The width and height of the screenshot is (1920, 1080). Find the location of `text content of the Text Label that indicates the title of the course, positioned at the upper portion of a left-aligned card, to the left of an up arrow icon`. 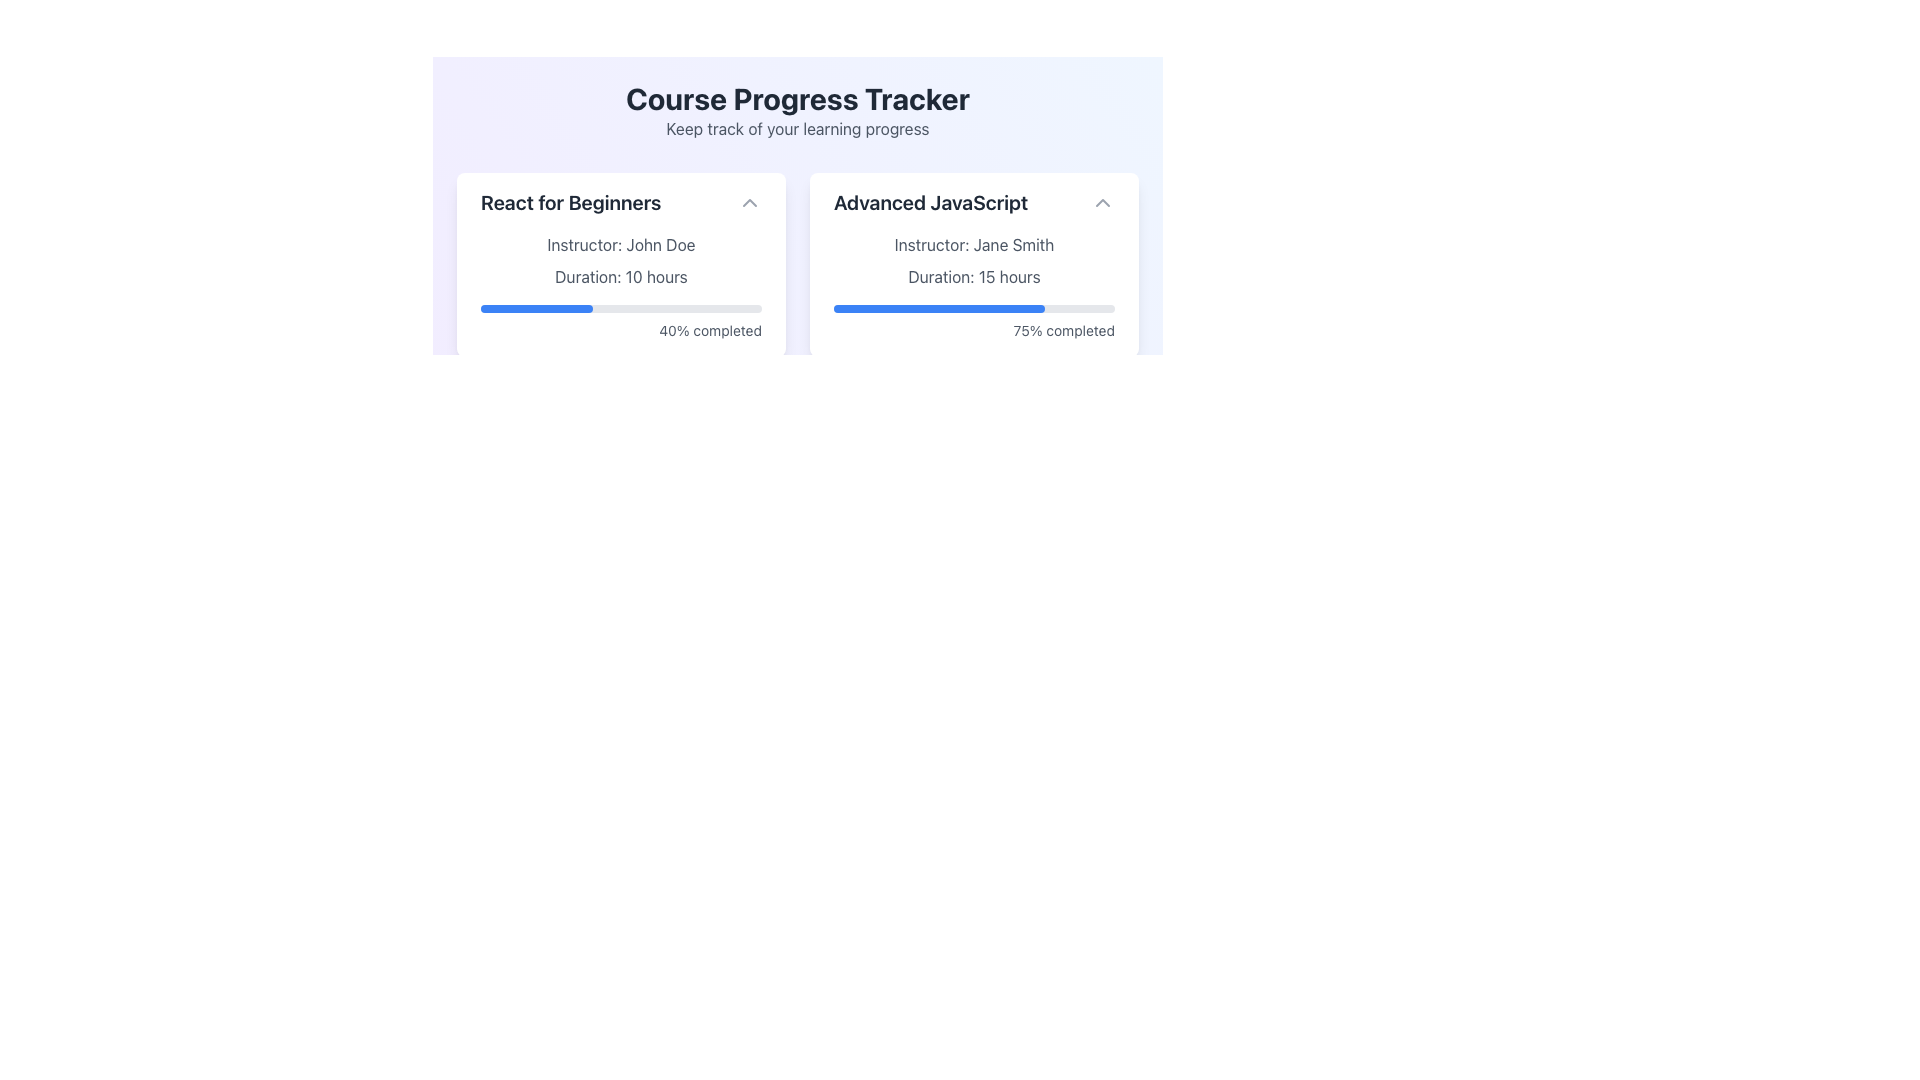

text content of the Text Label that indicates the title of the course, positioned at the upper portion of a left-aligned card, to the left of an up arrow icon is located at coordinates (570, 203).